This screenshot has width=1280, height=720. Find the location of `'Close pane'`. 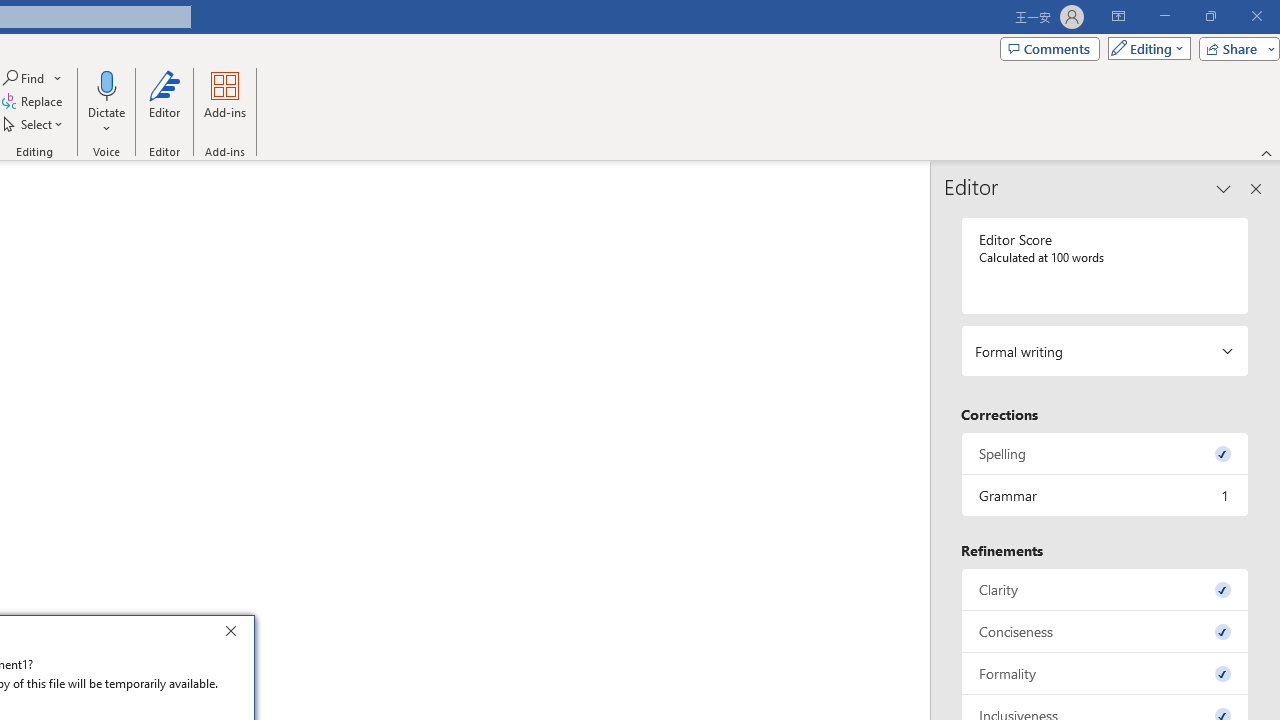

'Close pane' is located at coordinates (1255, 189).